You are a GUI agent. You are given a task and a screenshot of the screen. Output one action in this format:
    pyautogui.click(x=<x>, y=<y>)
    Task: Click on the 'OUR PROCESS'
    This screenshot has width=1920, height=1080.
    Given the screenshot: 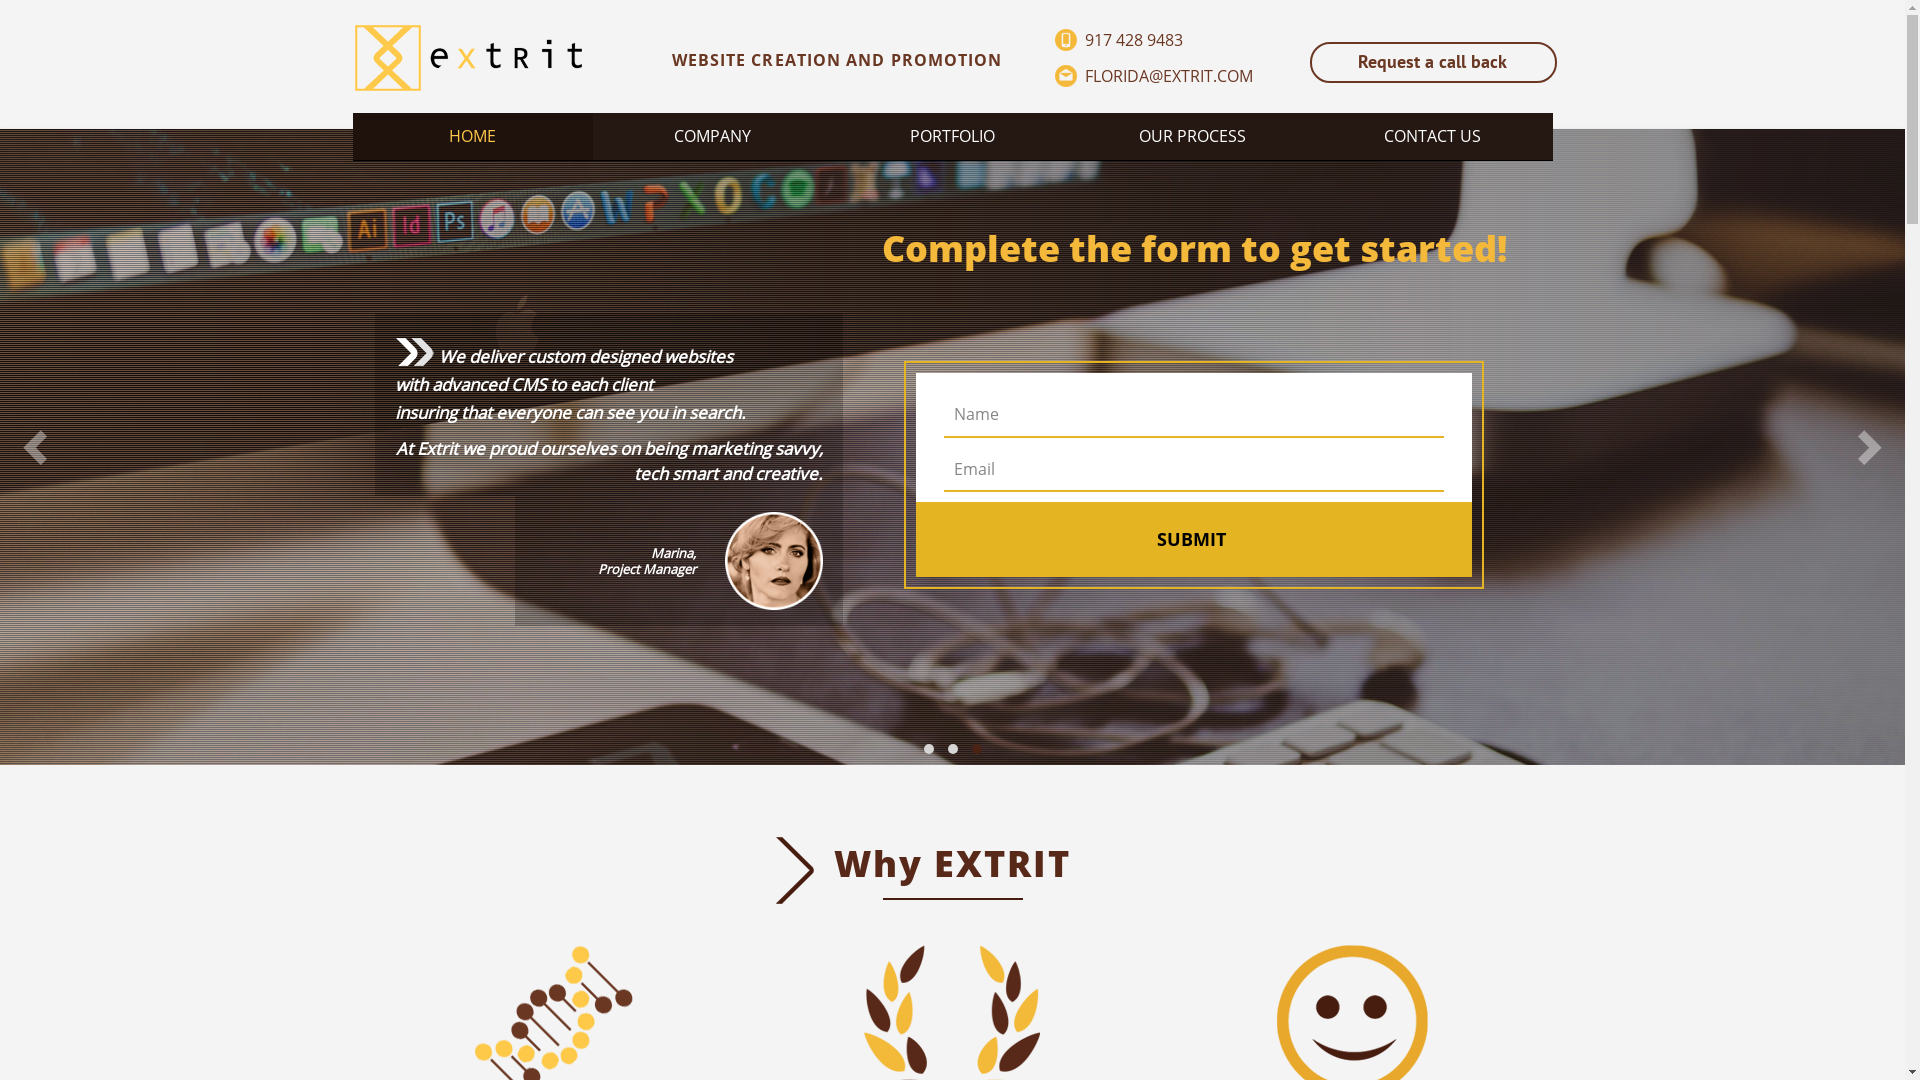 What is the action you would take?
    pyautogui.click(x=1191, y=135)
    